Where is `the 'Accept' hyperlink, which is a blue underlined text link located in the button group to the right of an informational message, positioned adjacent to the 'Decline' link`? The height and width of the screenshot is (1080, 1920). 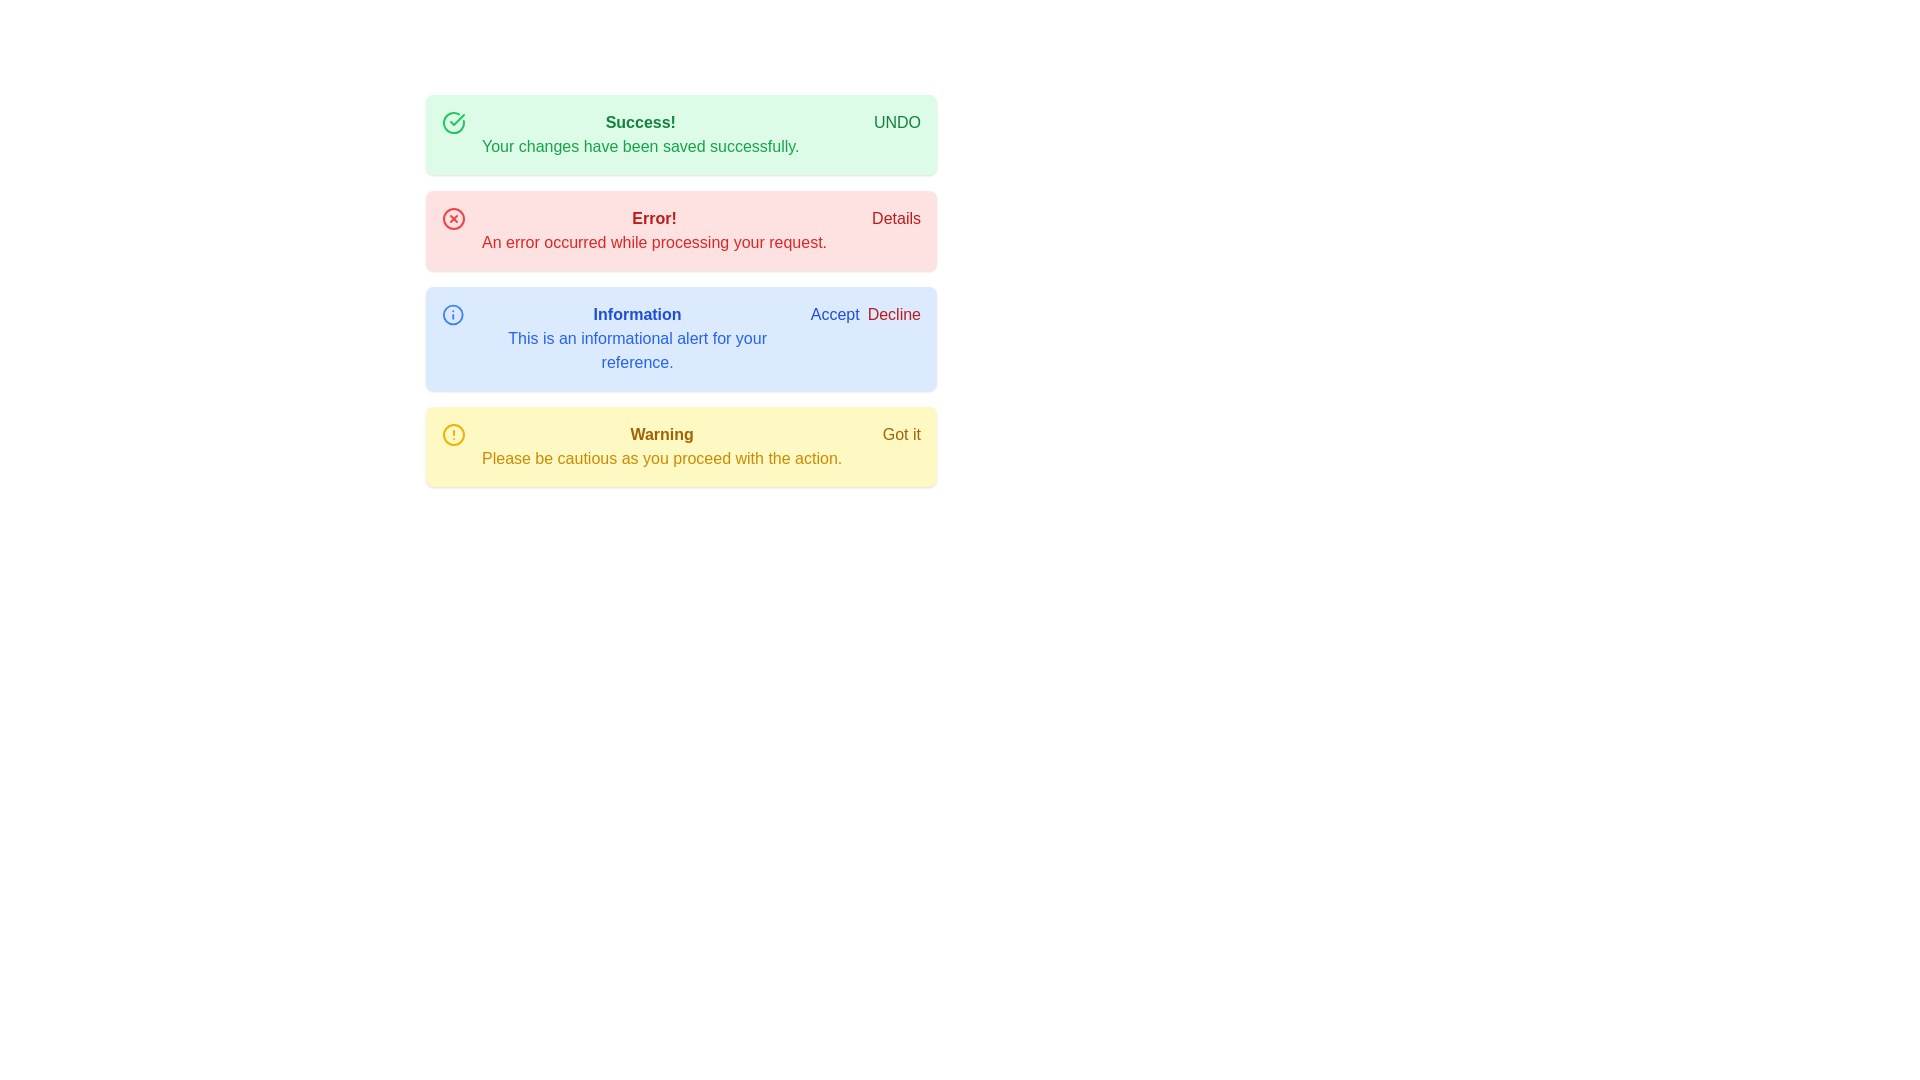
the 'Accept' hyperlink, which is a blue underlined text link located in the button group to the right of an informational message, positioned adjacent to the 'Decline' link is located at coordinates (835, 315).